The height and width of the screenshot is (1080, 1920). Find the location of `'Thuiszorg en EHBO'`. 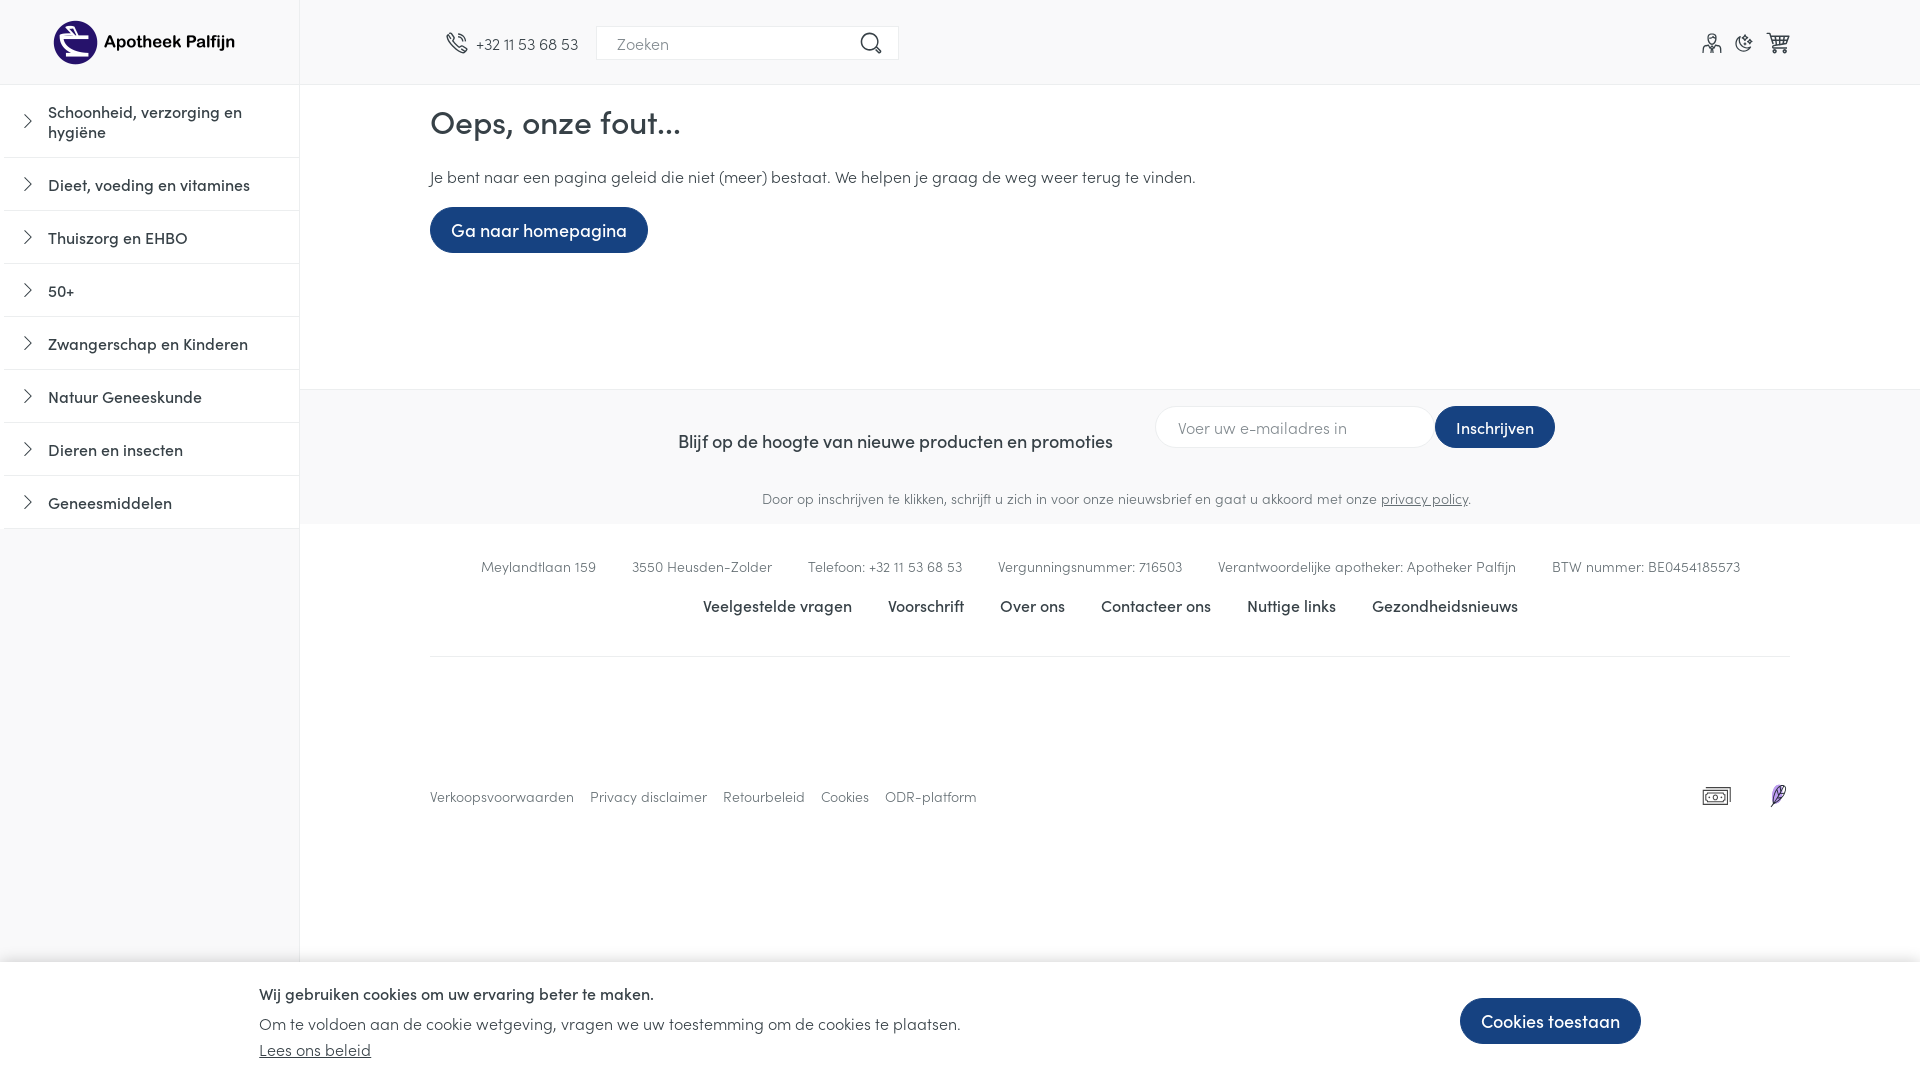

'Thuiszorg en EHBO' is located at coordinates (150, 236).